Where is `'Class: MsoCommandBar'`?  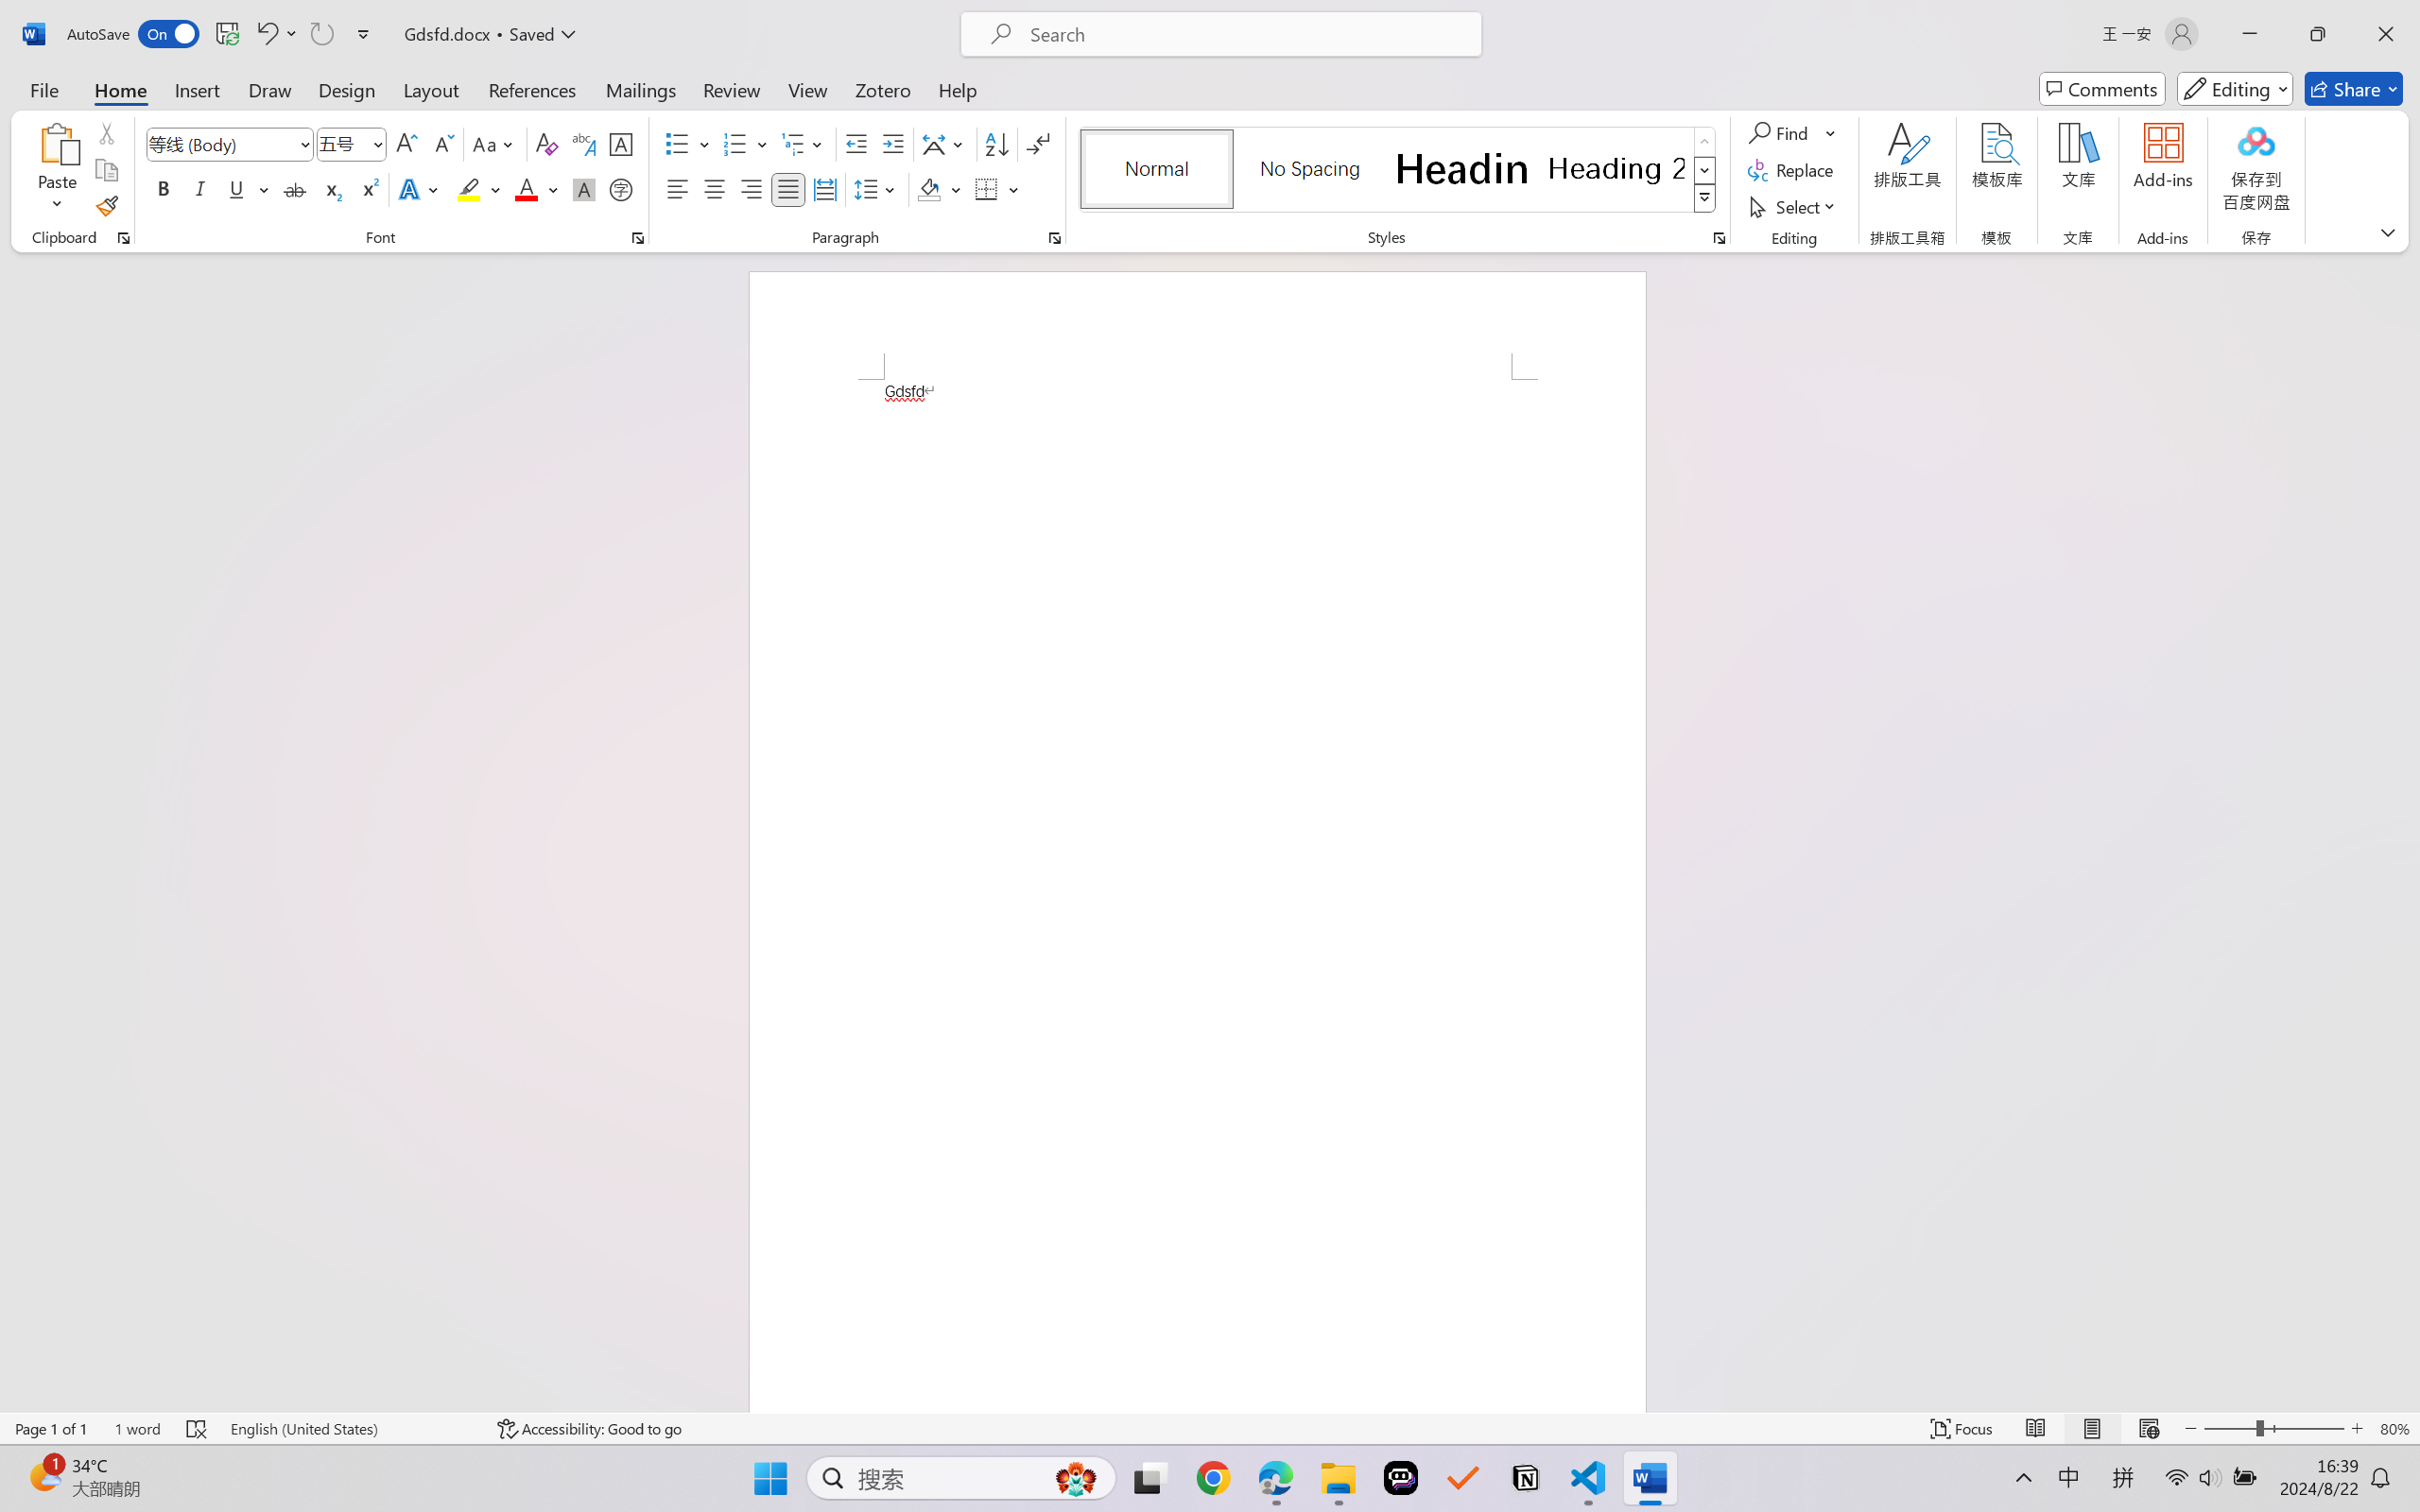 'Class: MsoCommandBar' is located at coordinates (1210, 1428).